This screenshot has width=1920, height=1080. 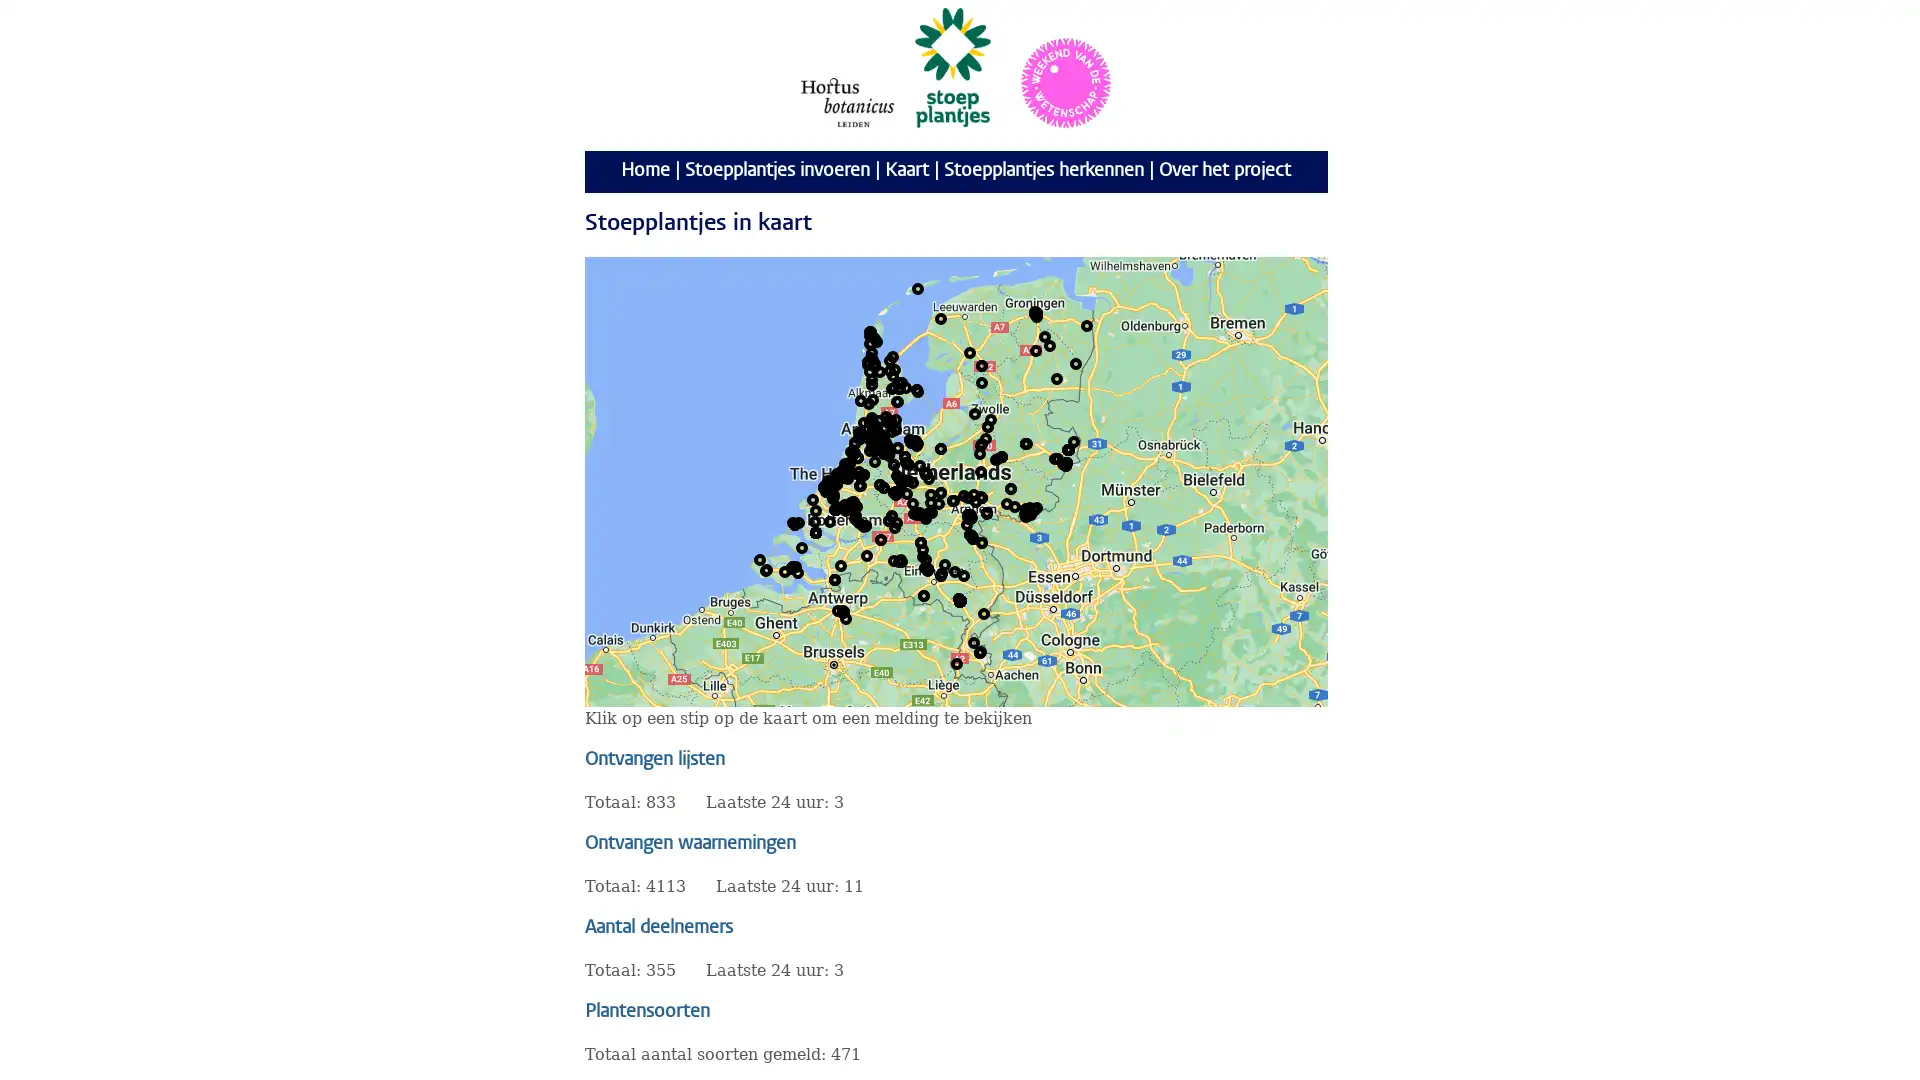 I want to click on Telling van op 25 juni 2022, so click(x=791, y=567).